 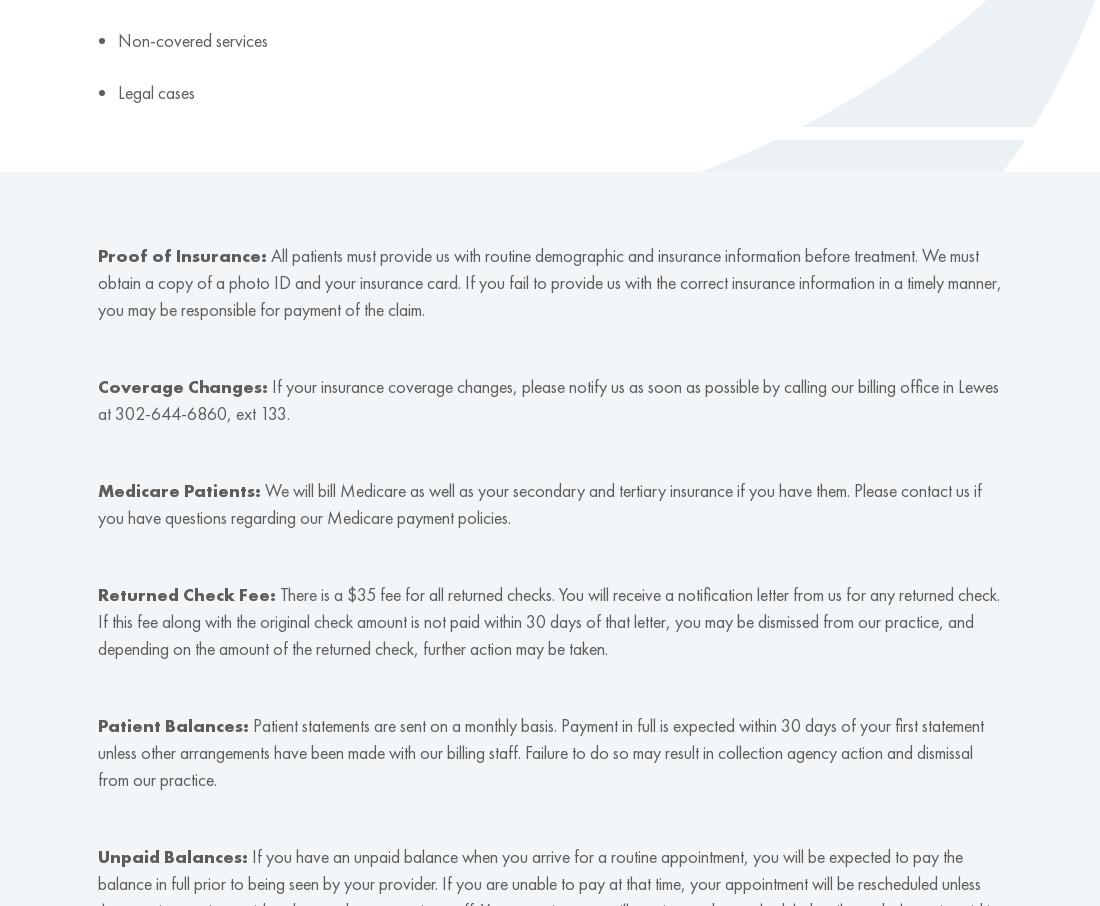 What do you see at coordinates (97, 594) in the screenshot?
I see `'Returned Check Fee:'` at bounding box center [97, 594].